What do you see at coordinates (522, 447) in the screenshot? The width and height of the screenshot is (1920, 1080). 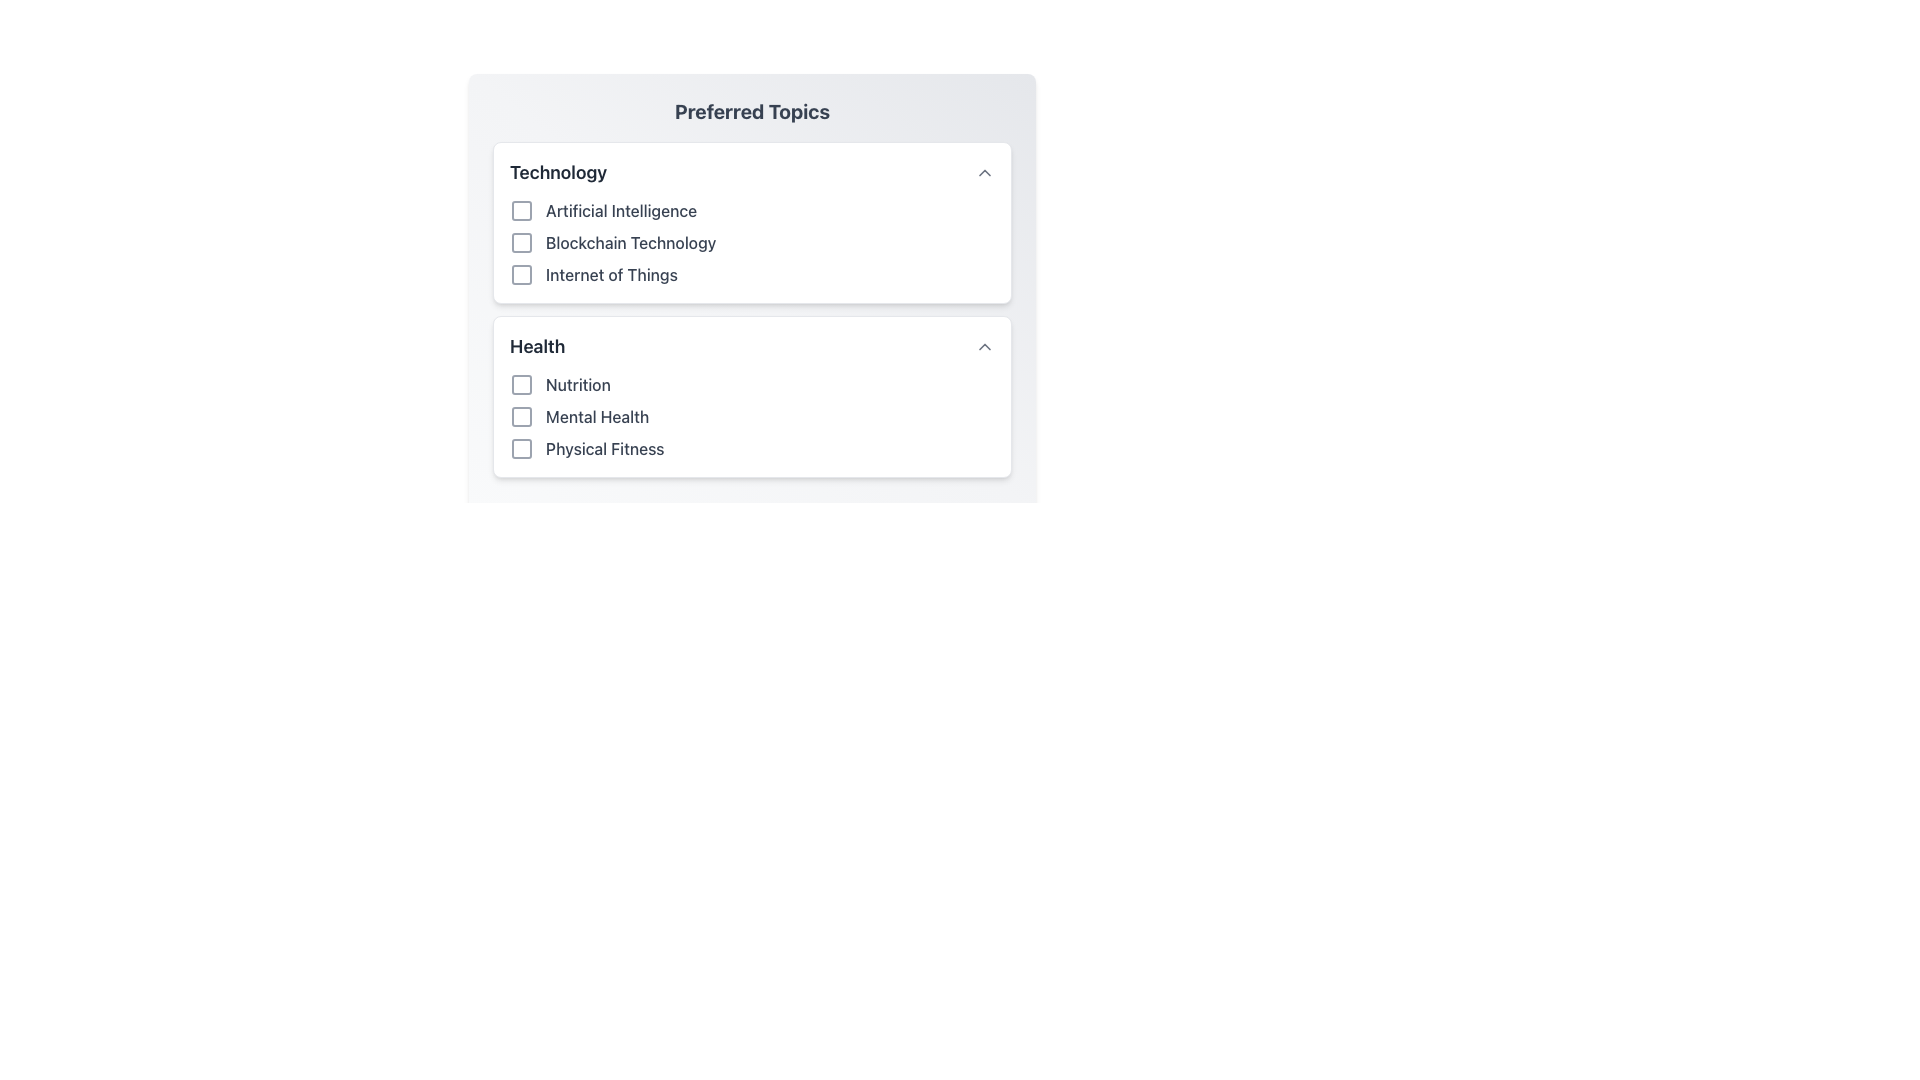 I see `the unchecked checkbox located to the left of the 'Physical Fitness' label in the 'Health' section under 'Preferred Topics'` at bounding box center [522, 447].